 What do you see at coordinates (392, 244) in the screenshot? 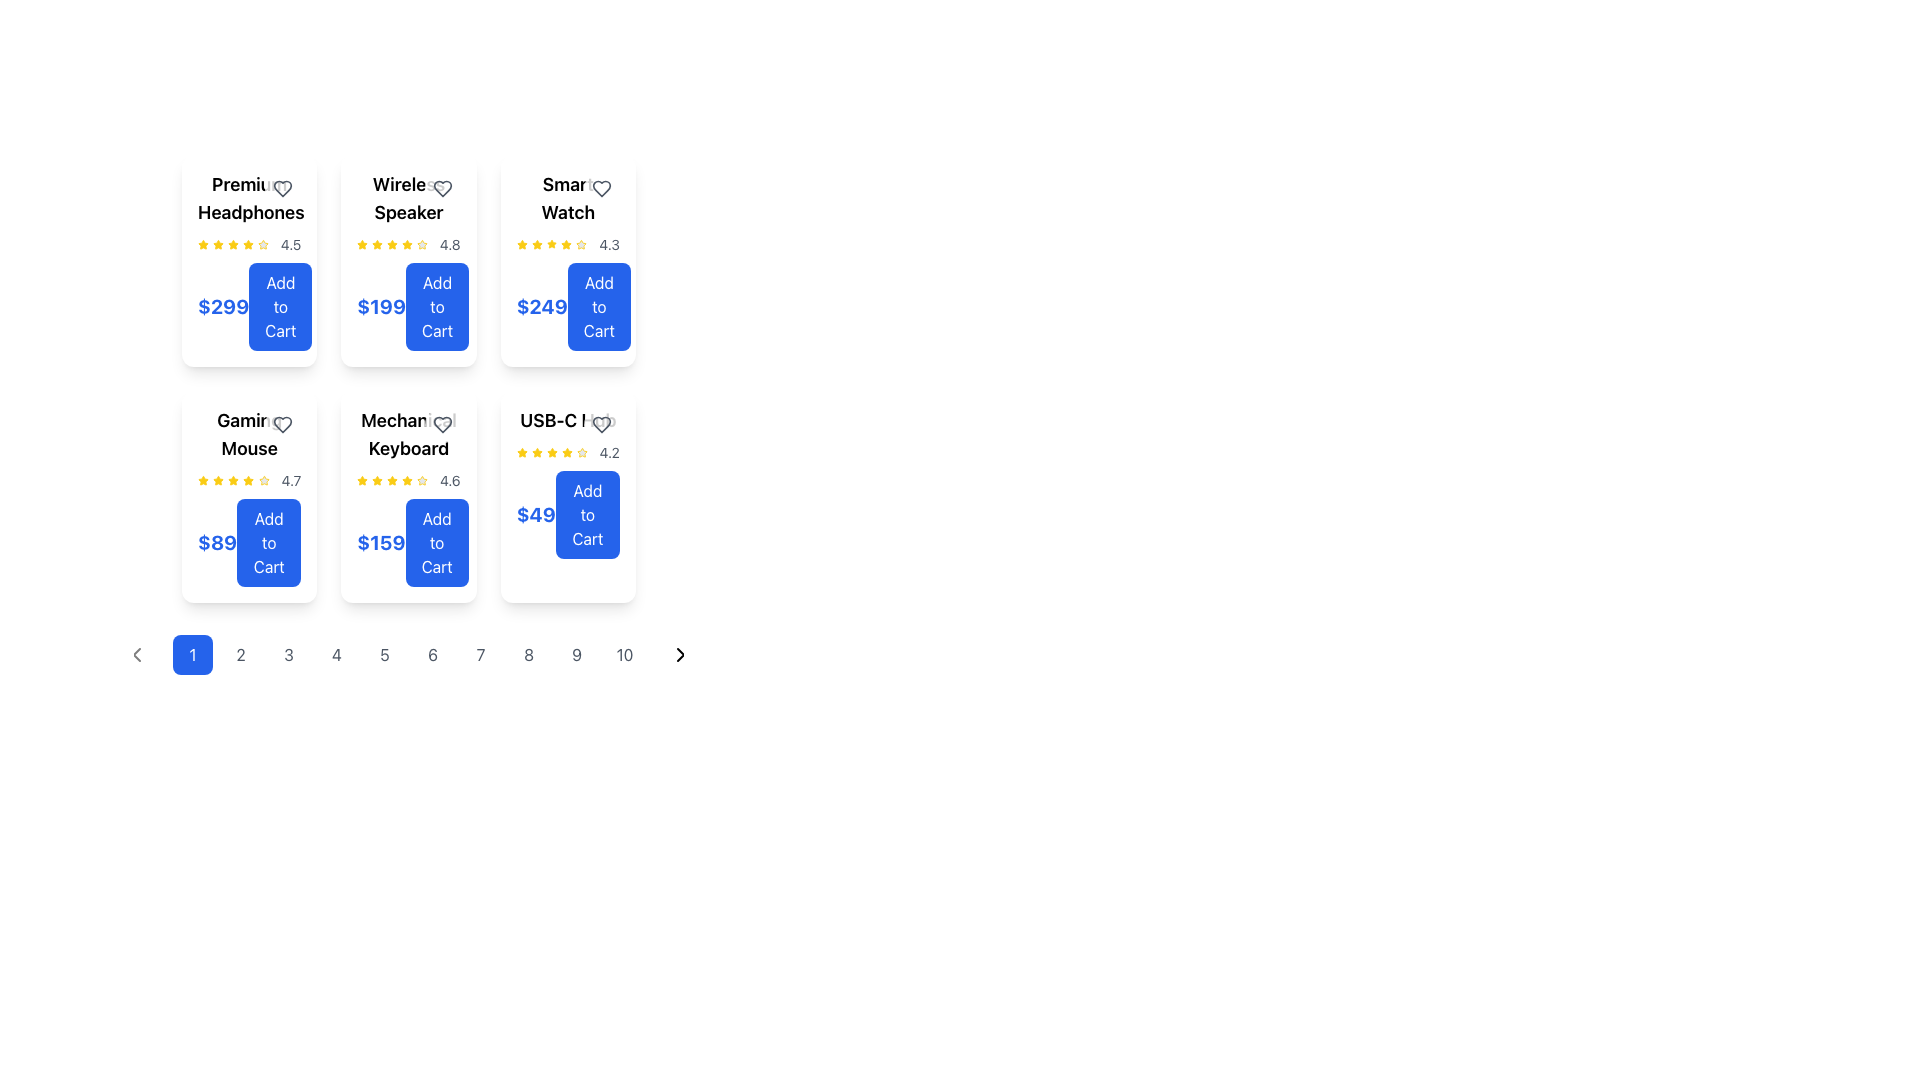
I see `the fourth yellow star icon in the rating display for the 'Wireless Speaker' product card` at bounding box center [392, 244].